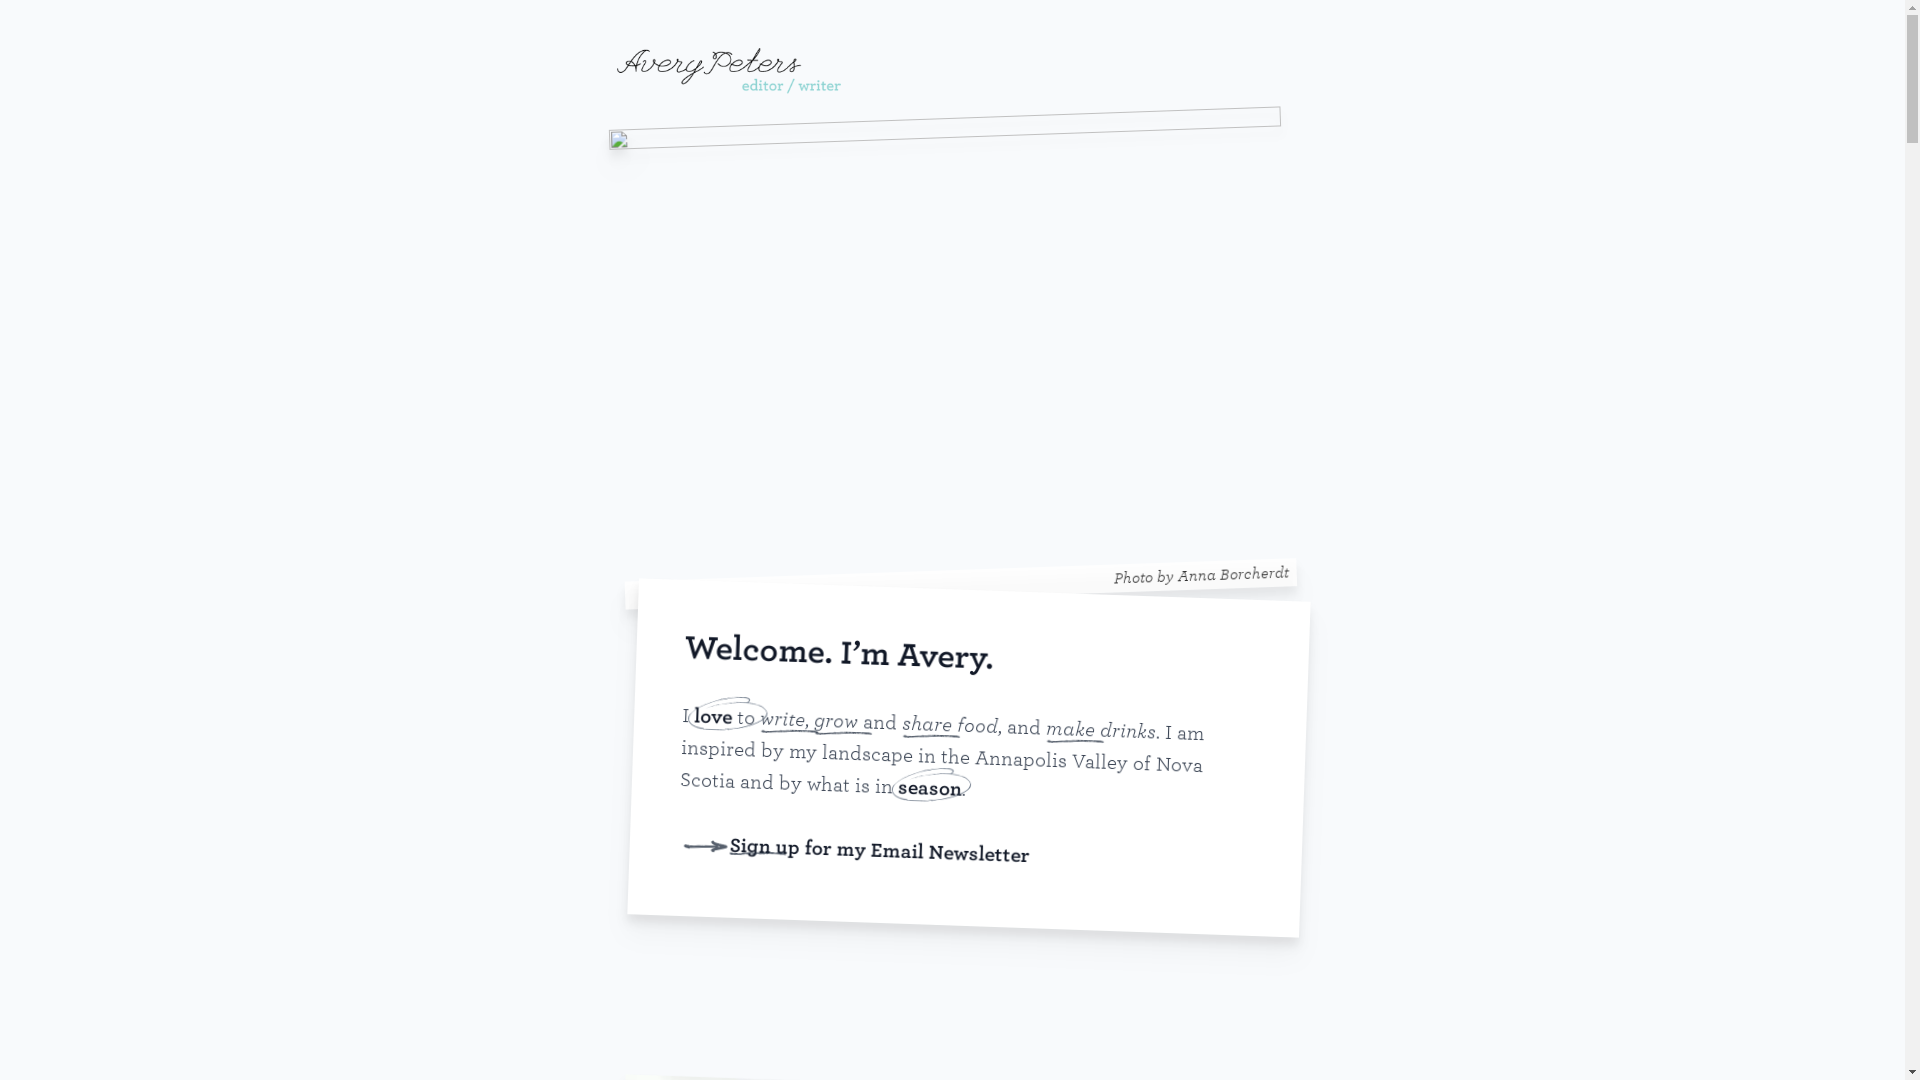  Describe the element at coordinates (878, 845) in the screenshot. I see `'Sign up for my Email Newsletter'` at that location.